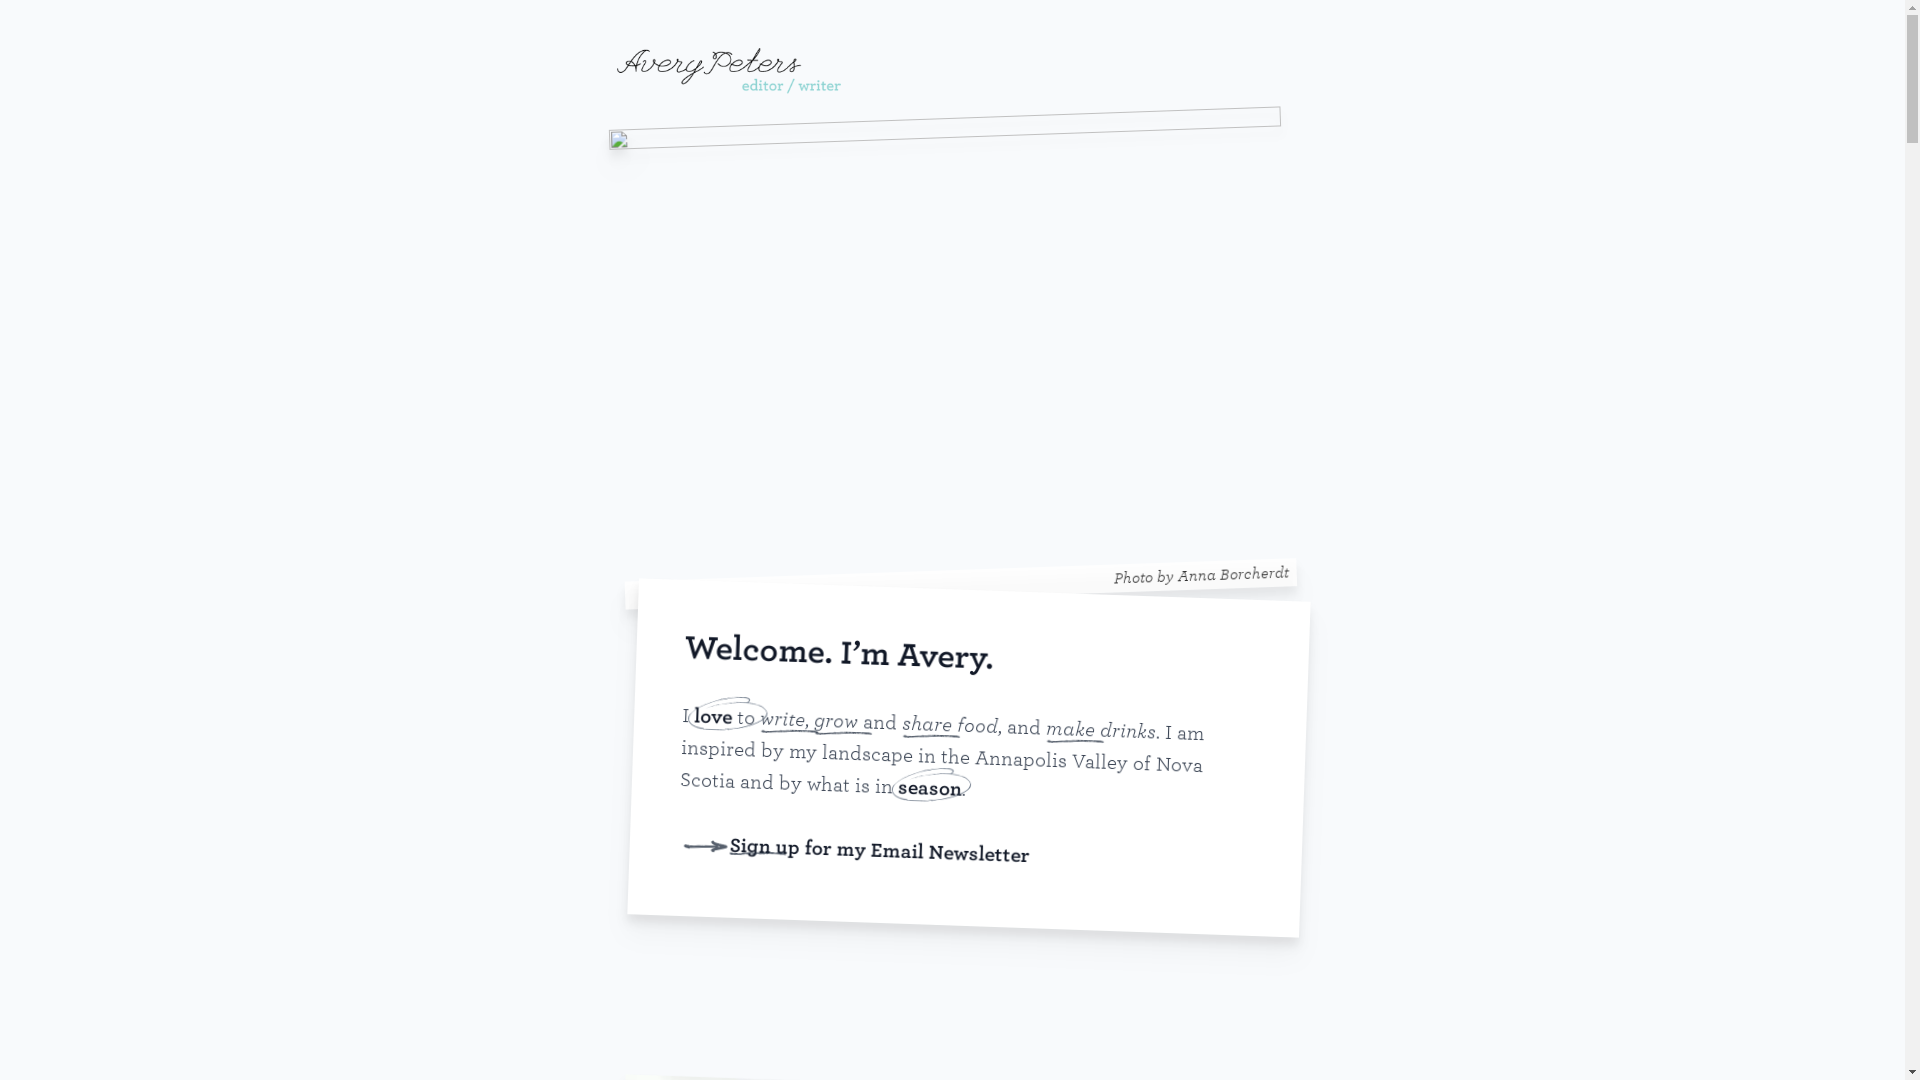  Describe the element at coordinates (878, 845) in the screenshot. I see `'Sign up for my Email Newsletter'` at that location.